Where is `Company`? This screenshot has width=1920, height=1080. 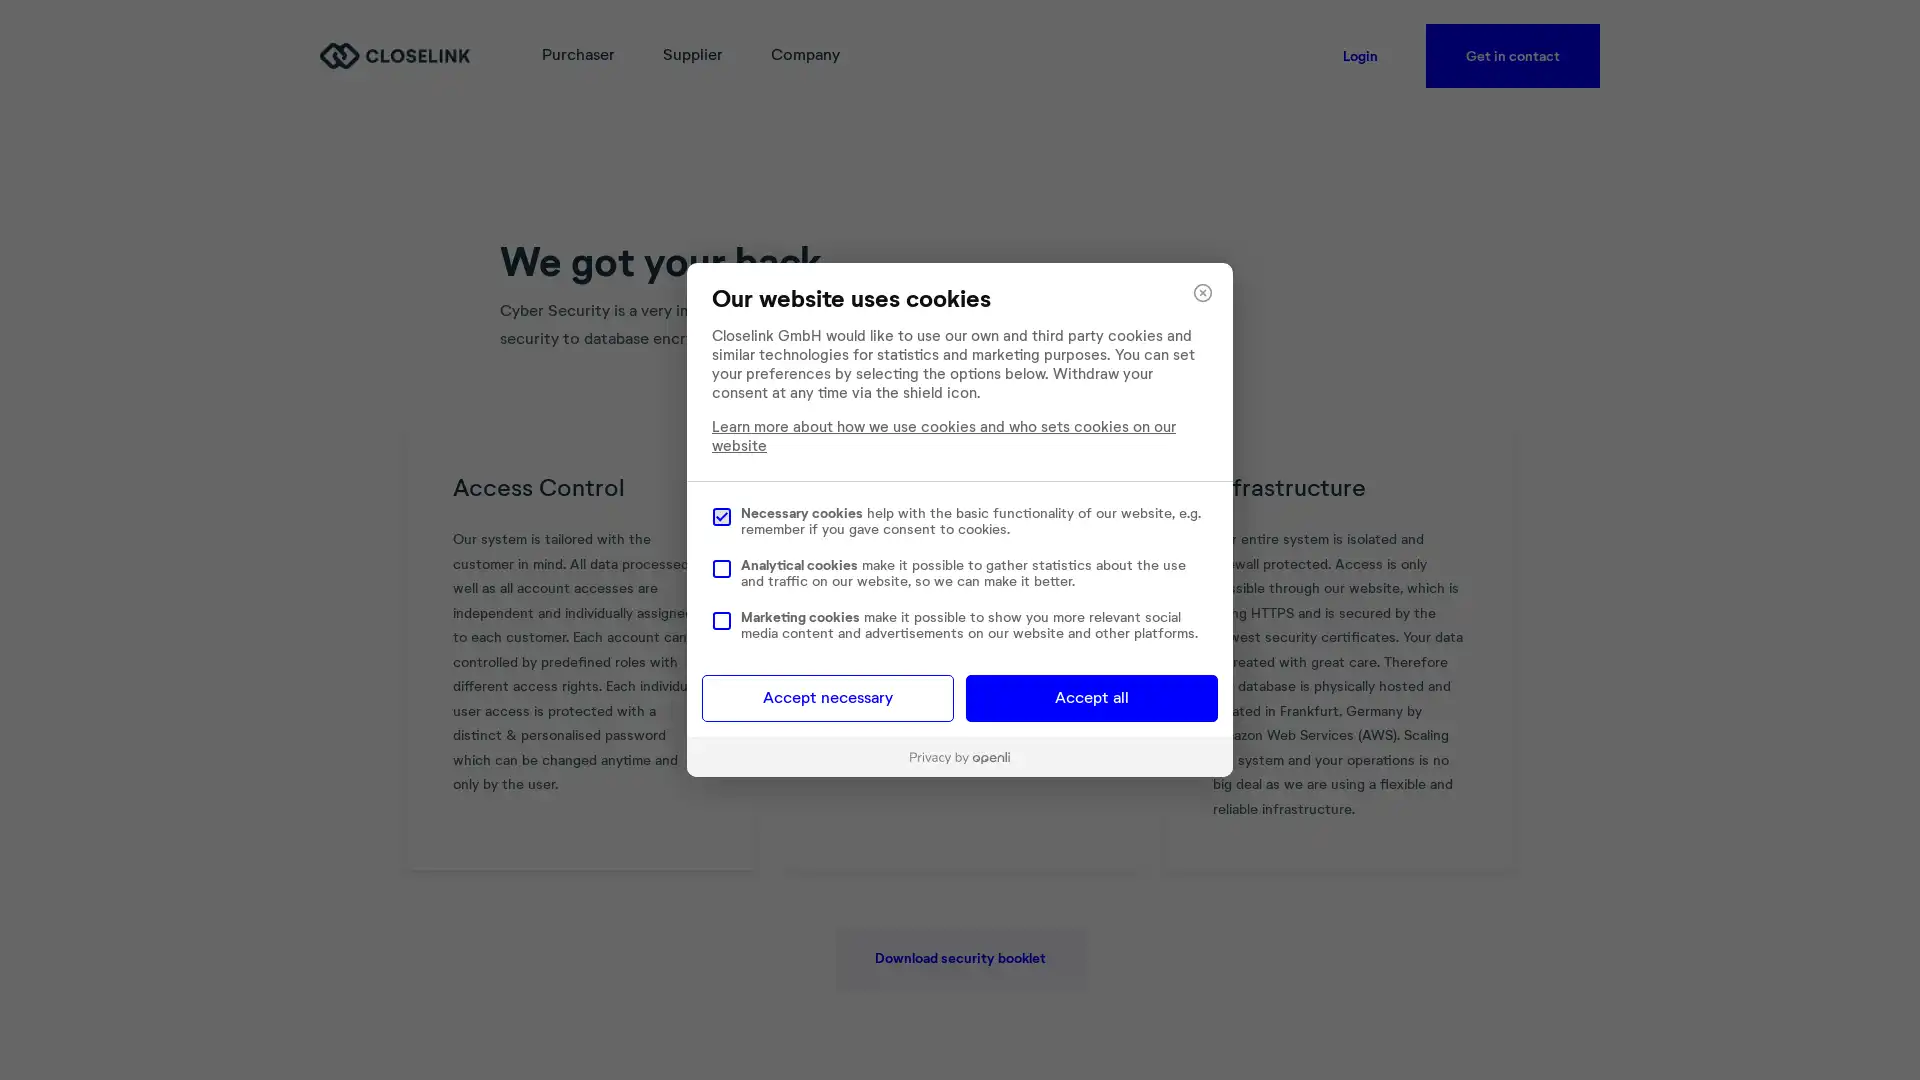
Company is located at coordinates (805, 55).